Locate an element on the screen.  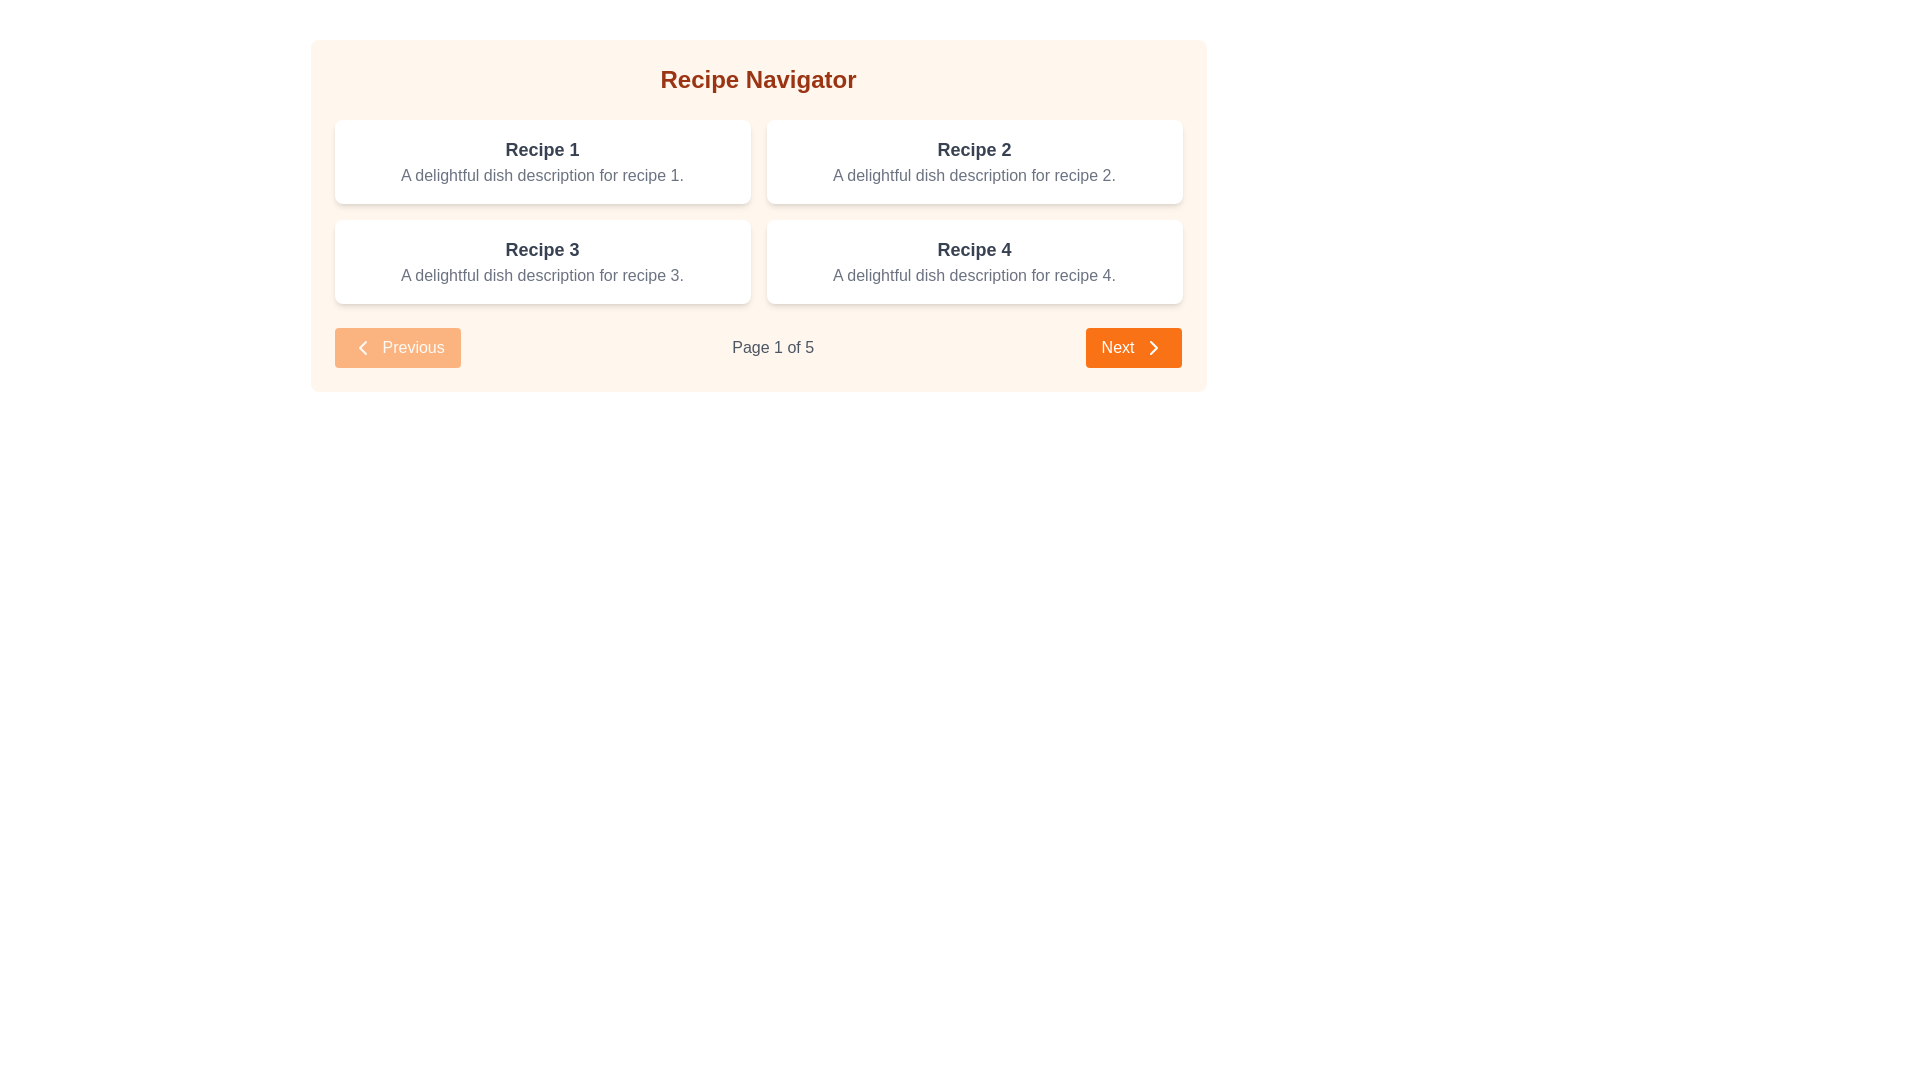
the rightmost button in the navigation bar below the recipe cards is located at coordinates (1133, 346).